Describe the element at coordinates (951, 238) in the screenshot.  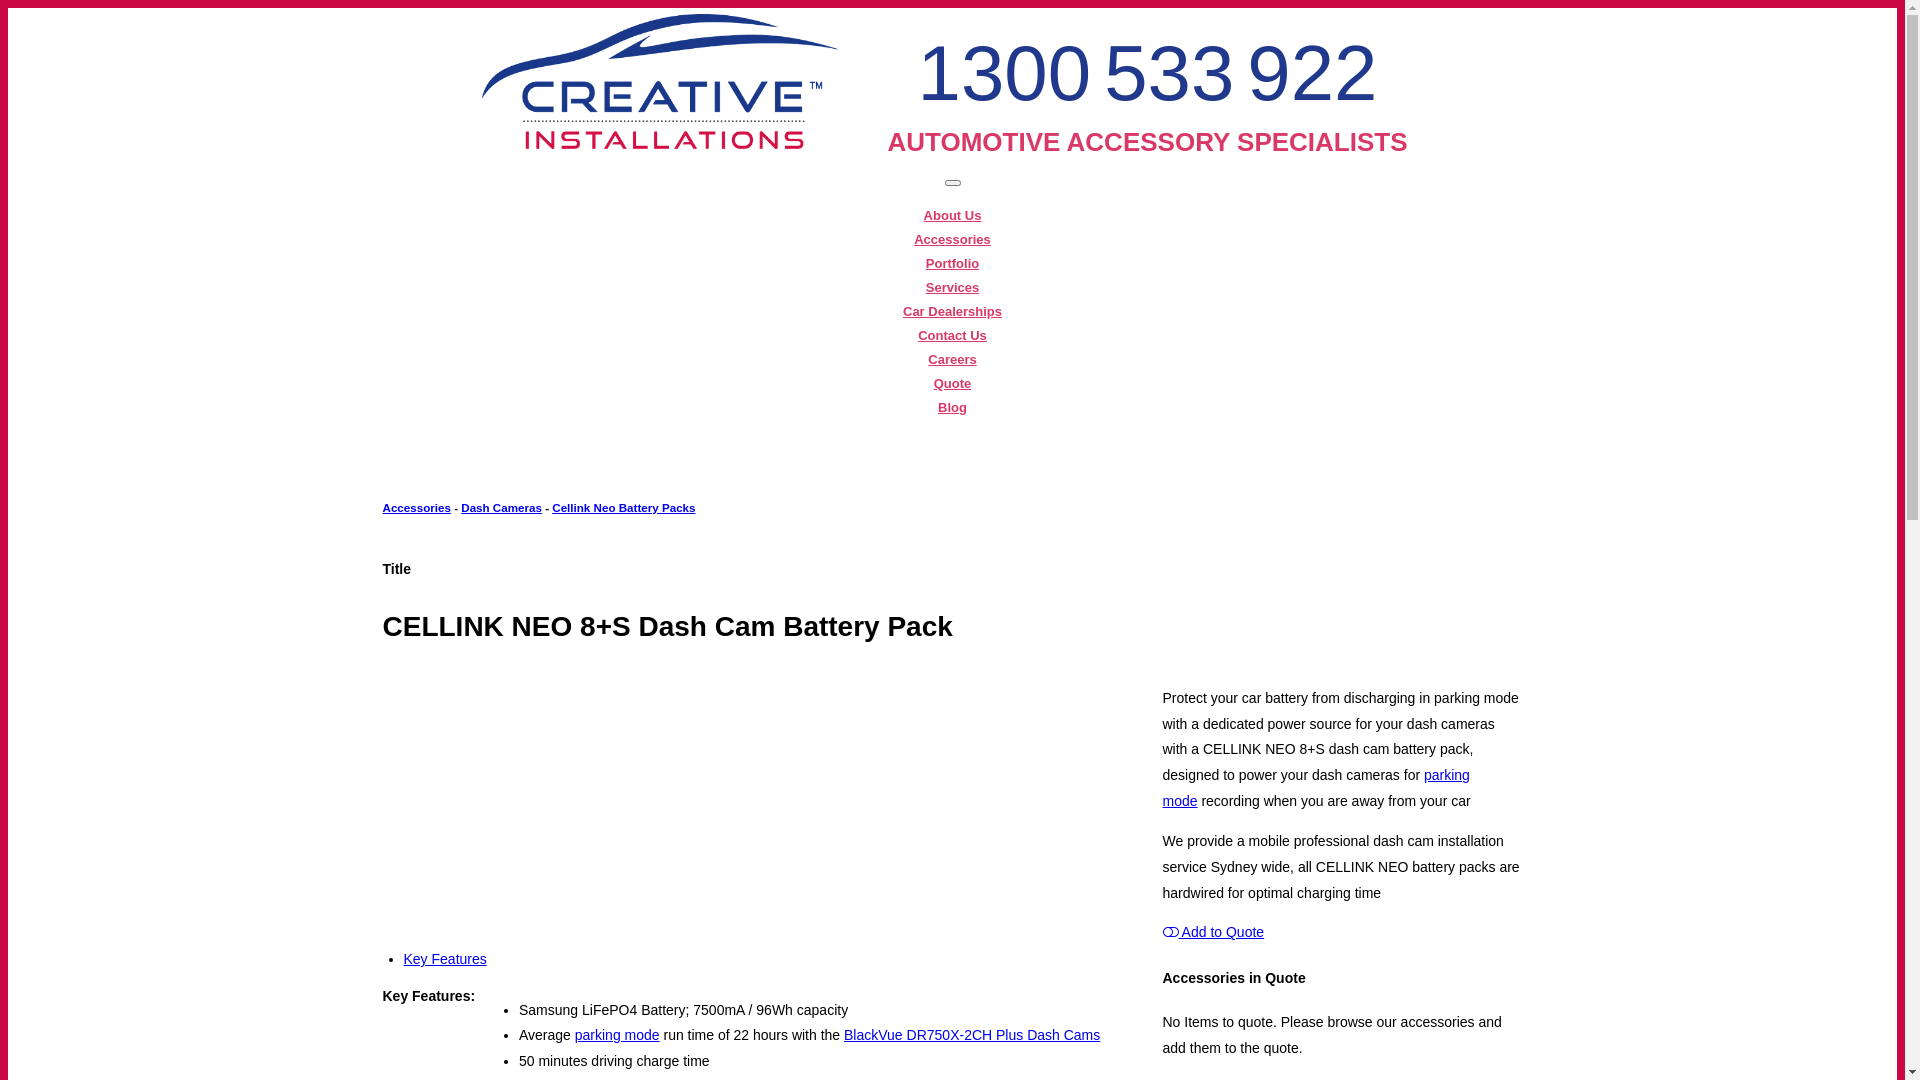
I see `'Accessories'` at that location.